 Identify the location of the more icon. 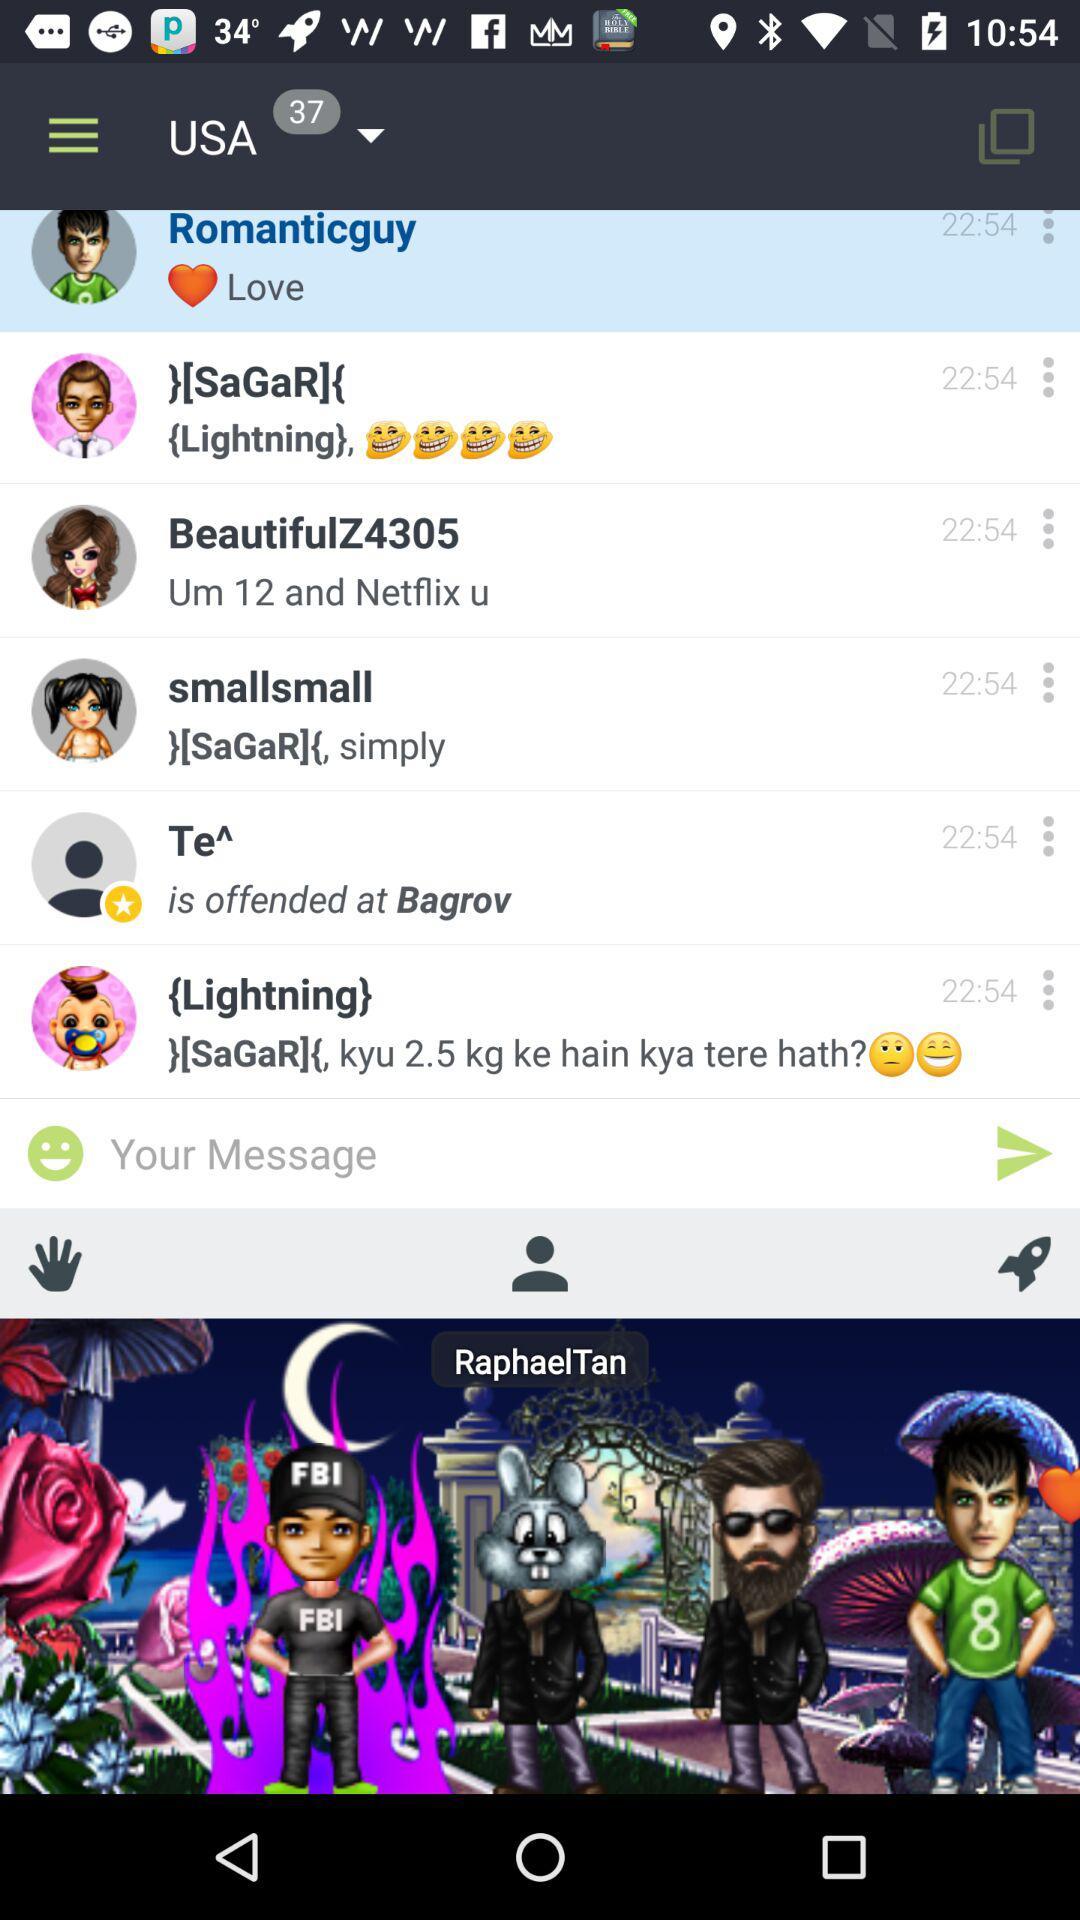
(1047, 232).